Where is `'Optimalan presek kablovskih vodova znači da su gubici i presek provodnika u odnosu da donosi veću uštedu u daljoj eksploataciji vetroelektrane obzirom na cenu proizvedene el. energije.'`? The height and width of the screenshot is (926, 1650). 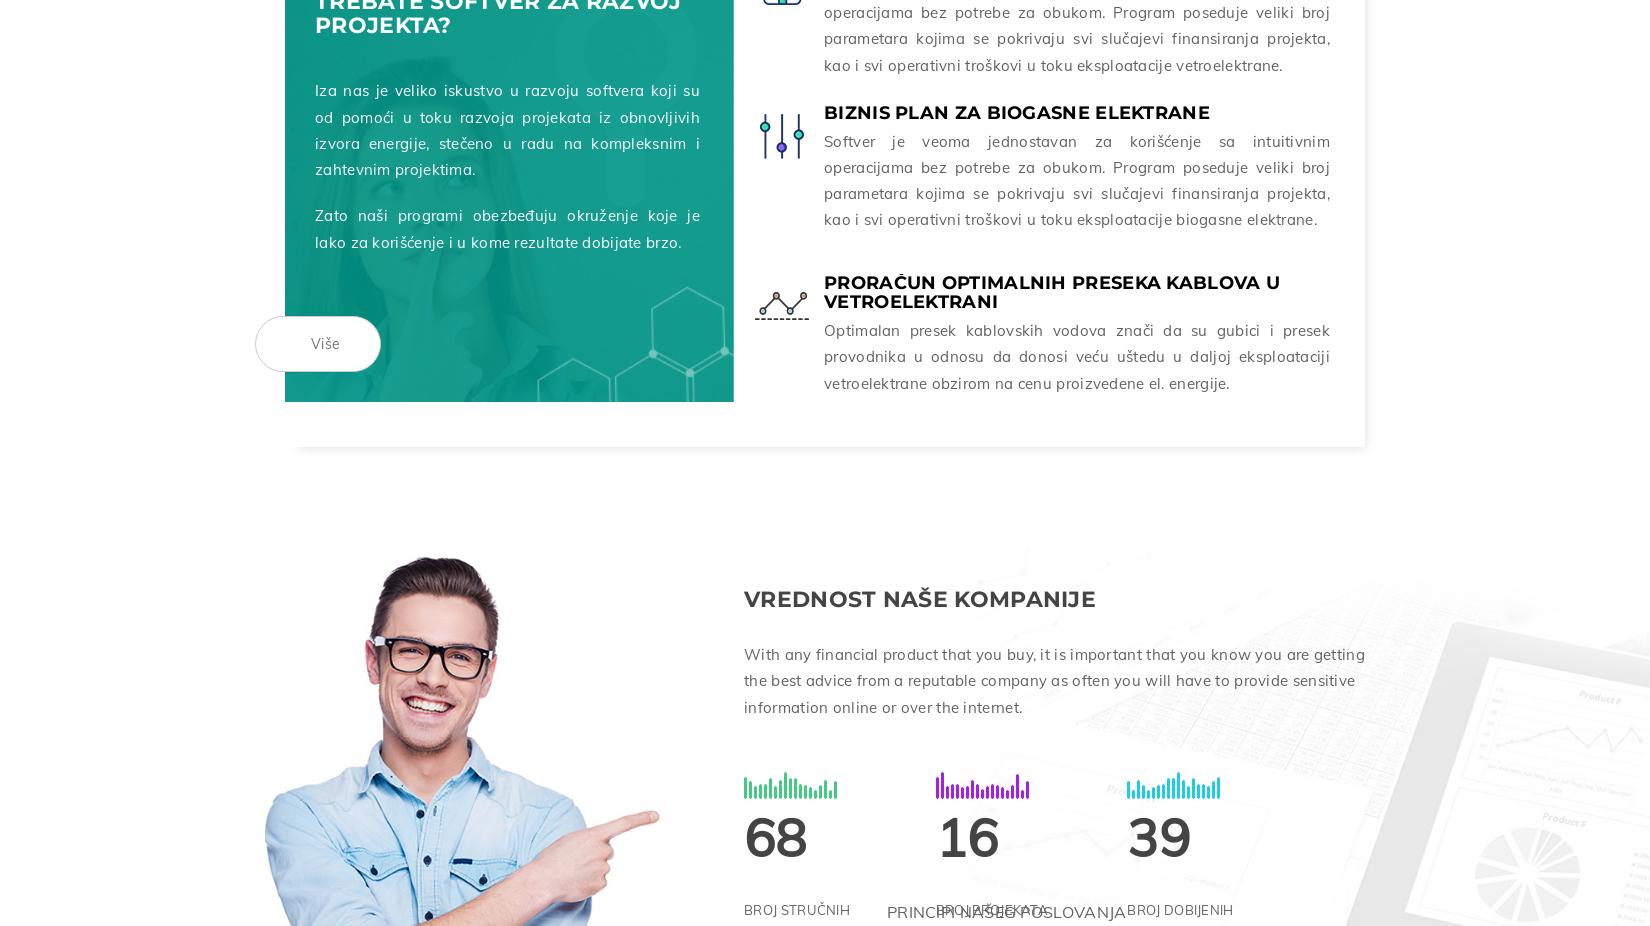 'Optimalan presek kablovskih vodova znači da su gubici i presek provodnika u odnosu da donosi veću uštedu u daljoj eksploataciji vetroelektrane obzirom na cenu proizvedene el. energije.' is located at coordinates (1076, 352).